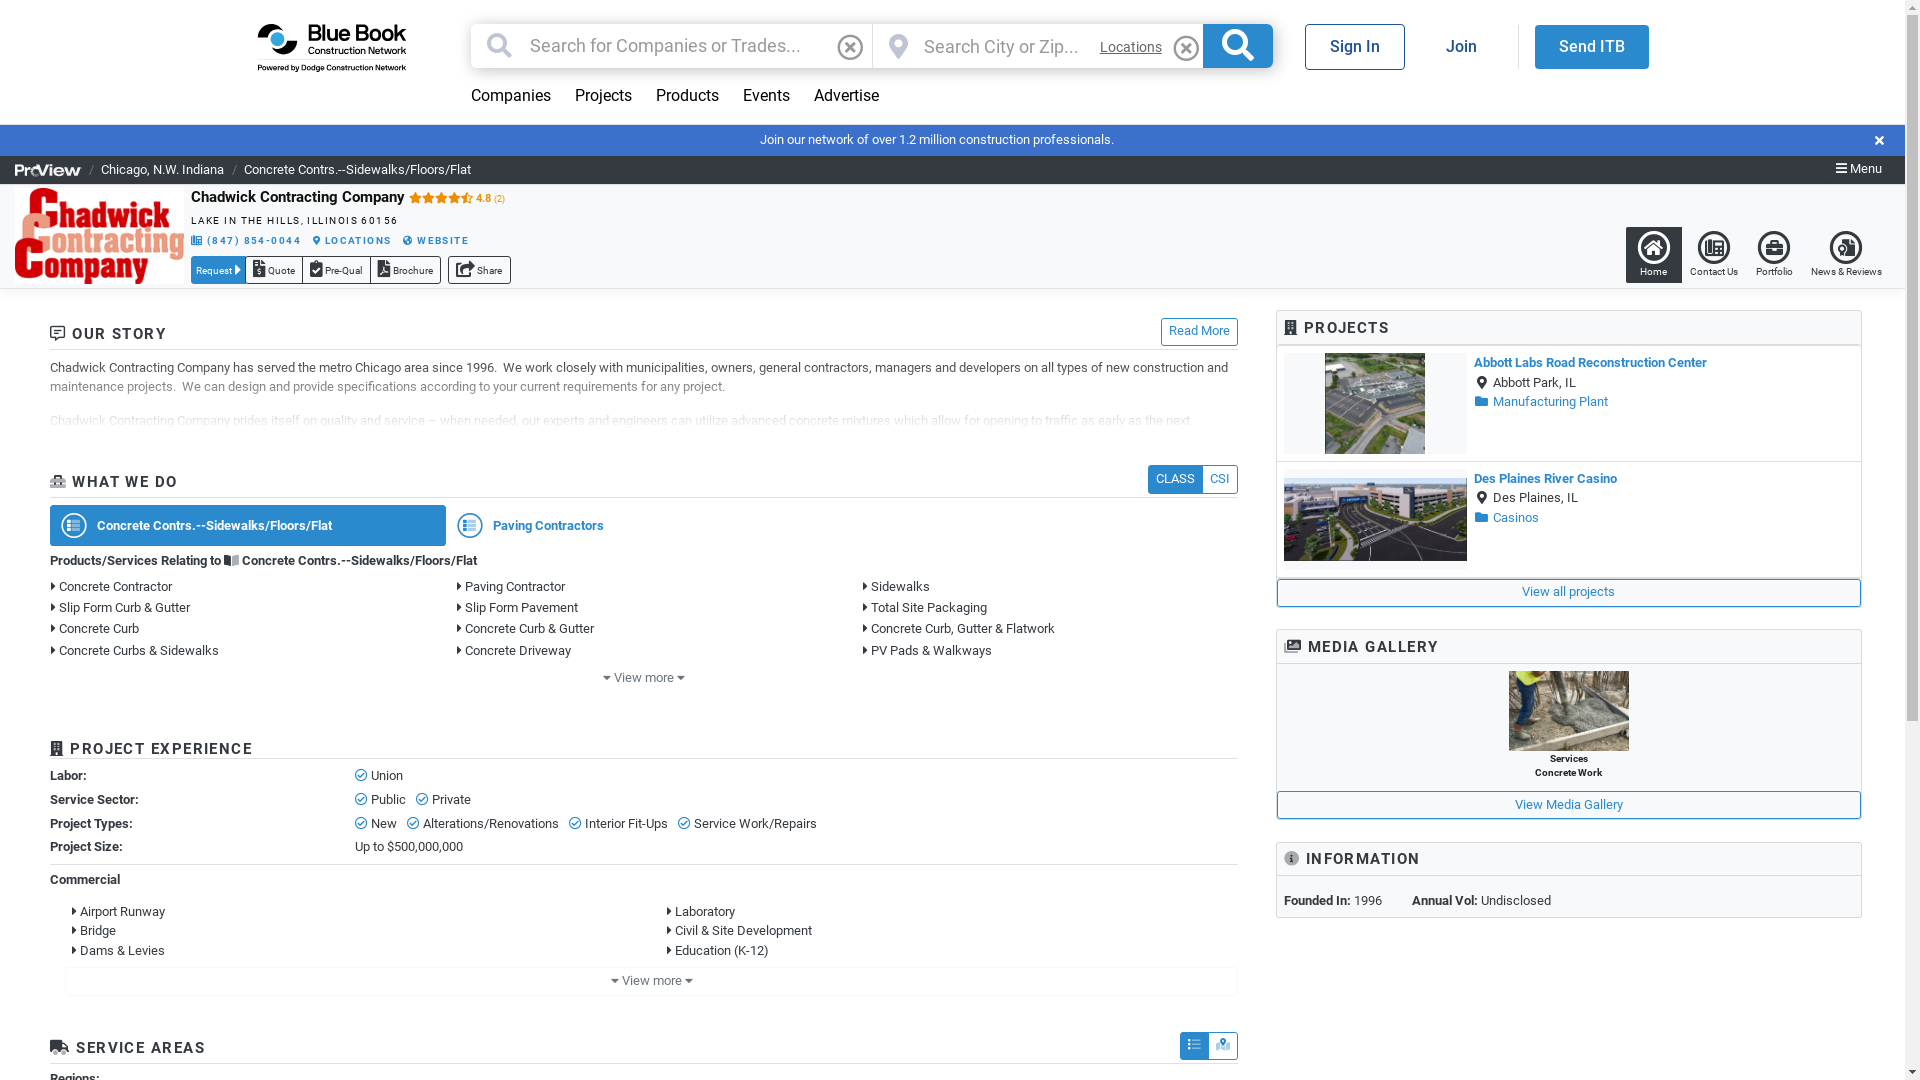  I want to click on 'Portfolio', so click(1774, 253).